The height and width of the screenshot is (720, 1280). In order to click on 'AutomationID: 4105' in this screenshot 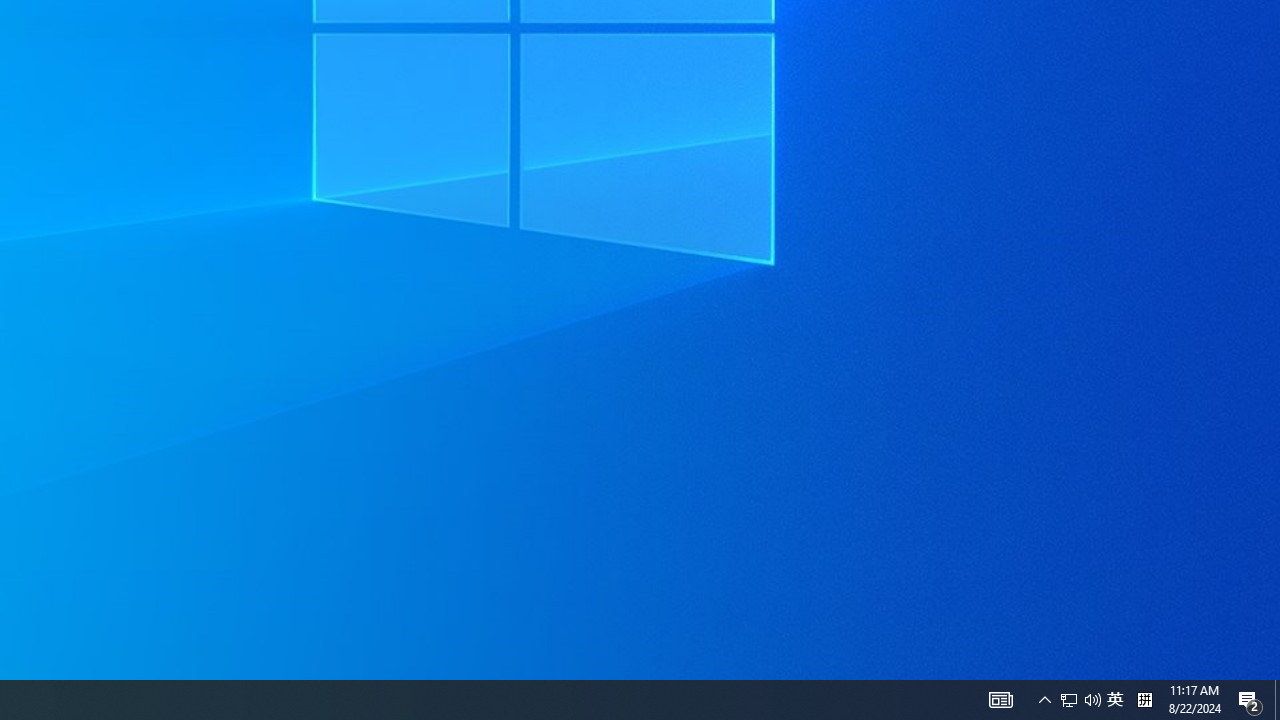, I will do `click(1000, 698)`.